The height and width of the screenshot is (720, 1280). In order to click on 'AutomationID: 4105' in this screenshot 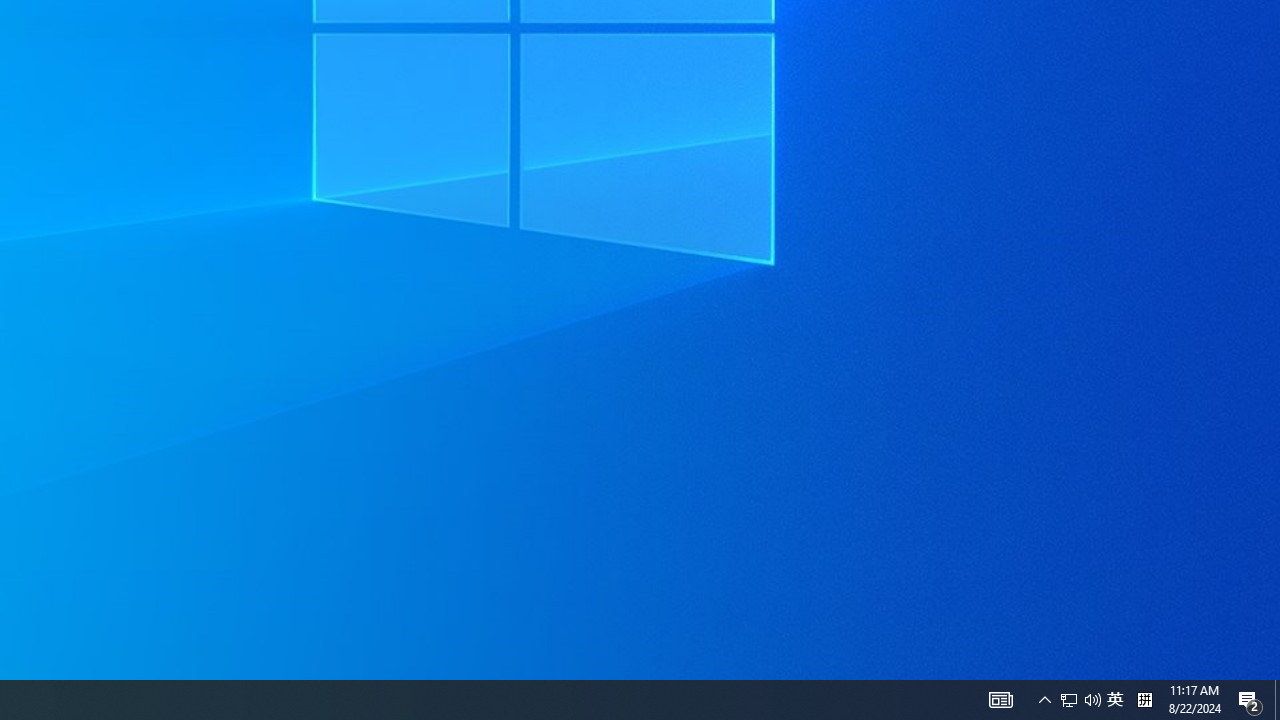, I will do `click(1000, 698)`.